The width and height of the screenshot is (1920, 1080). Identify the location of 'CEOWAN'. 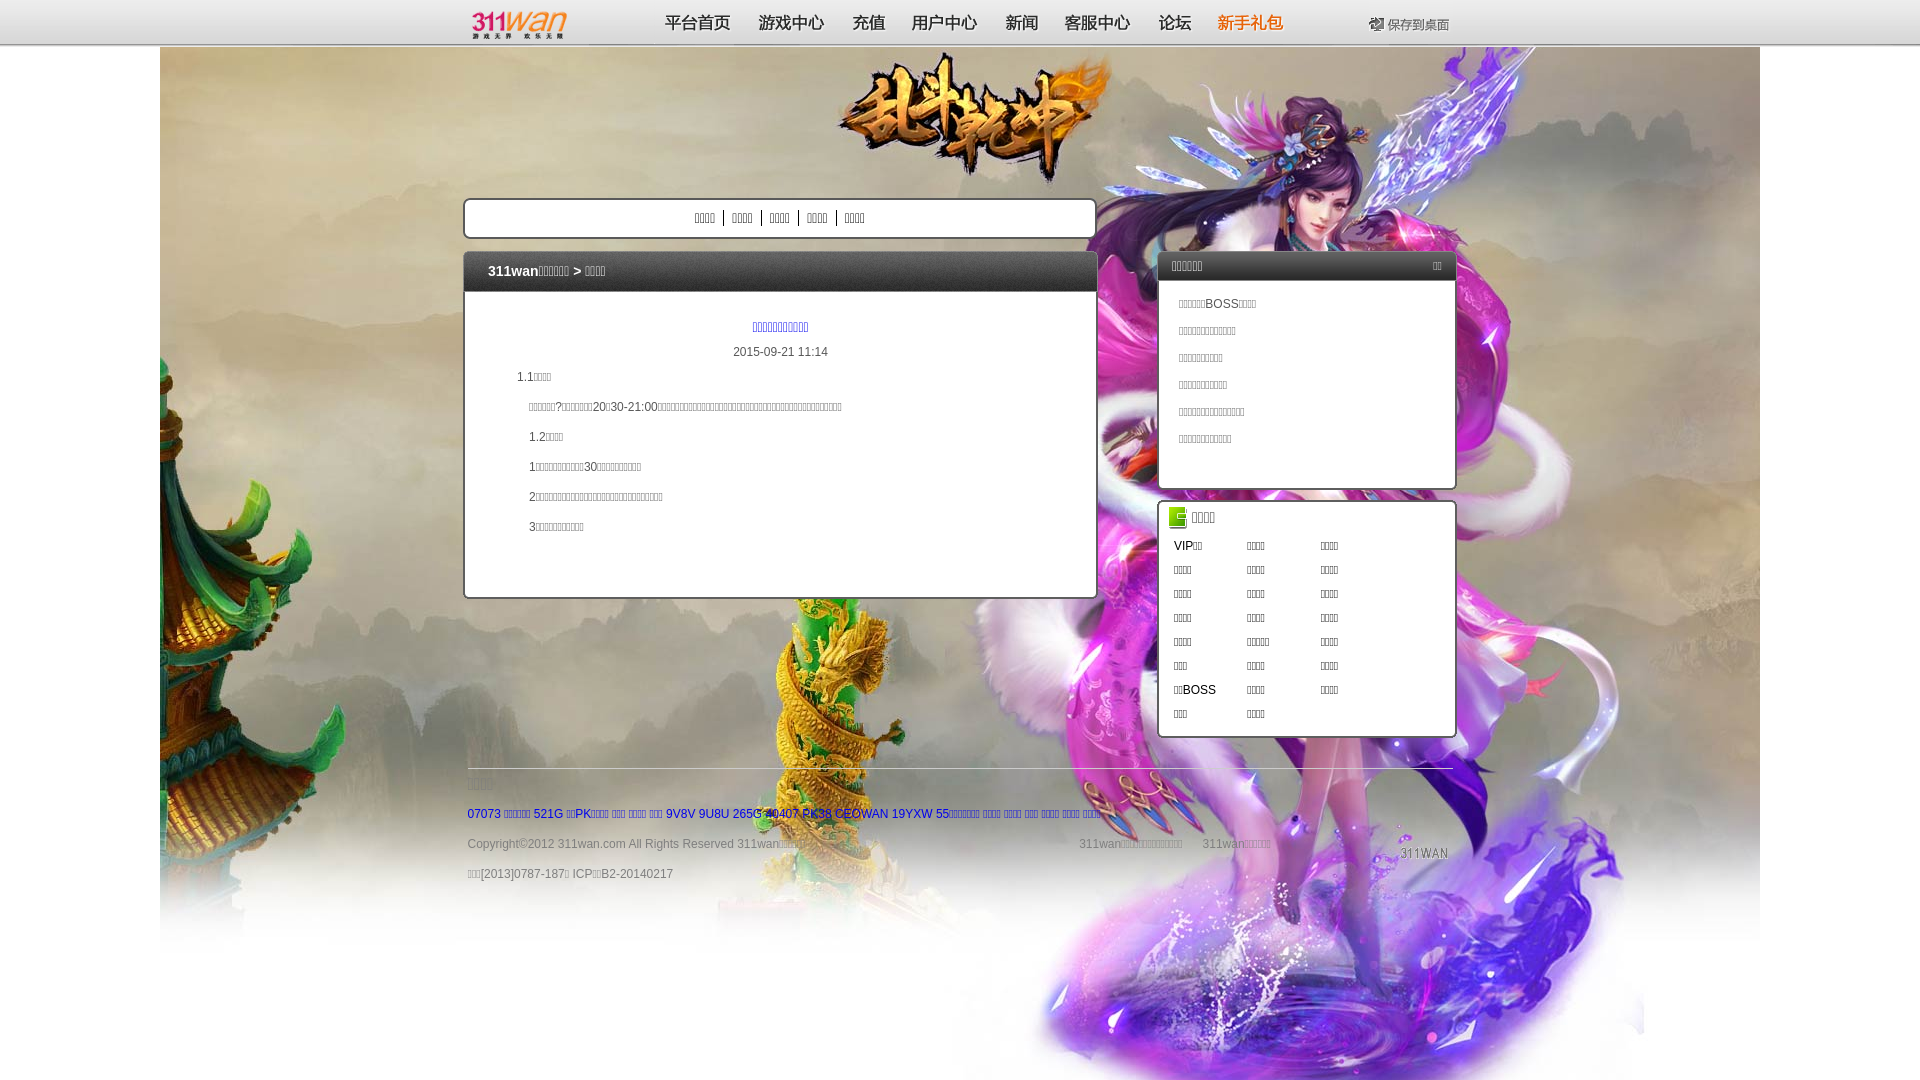
(835, 813).